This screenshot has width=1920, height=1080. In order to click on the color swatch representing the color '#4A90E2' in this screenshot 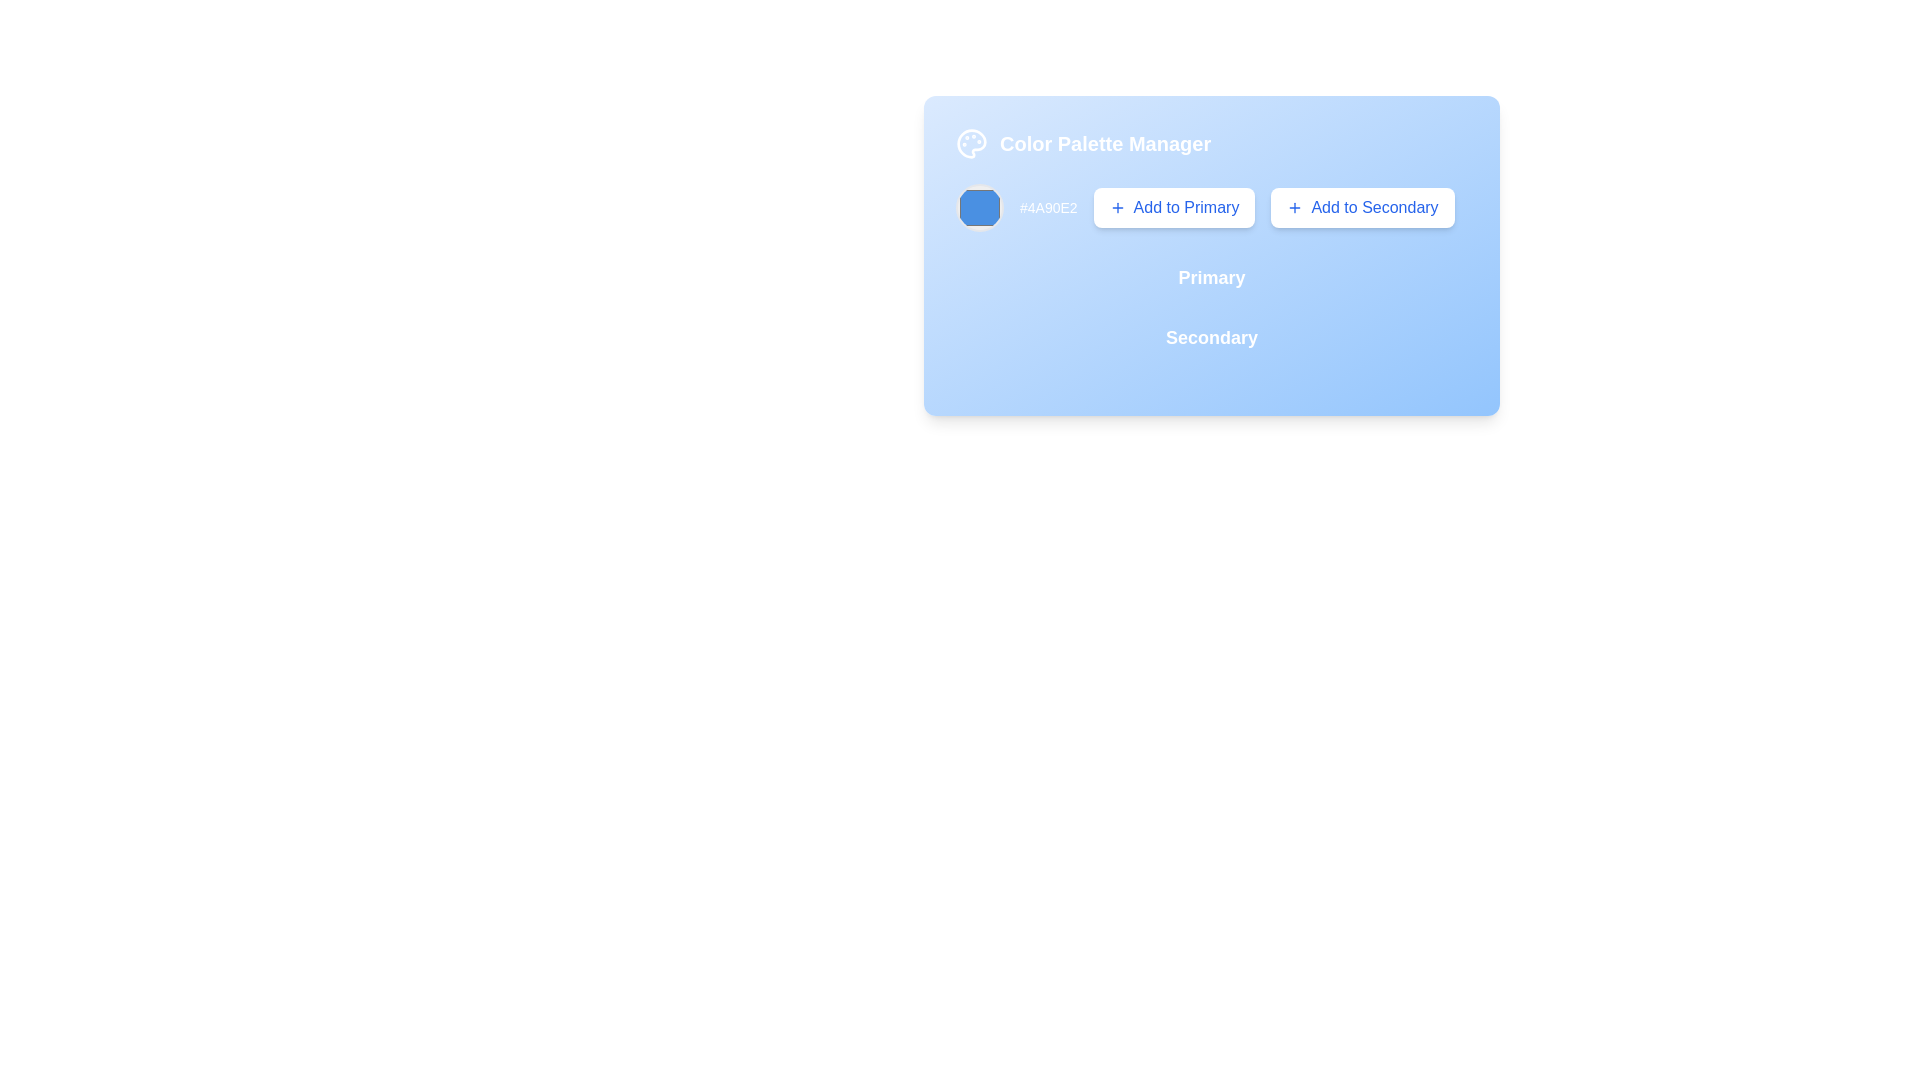, I will do `click(979, 208)`.